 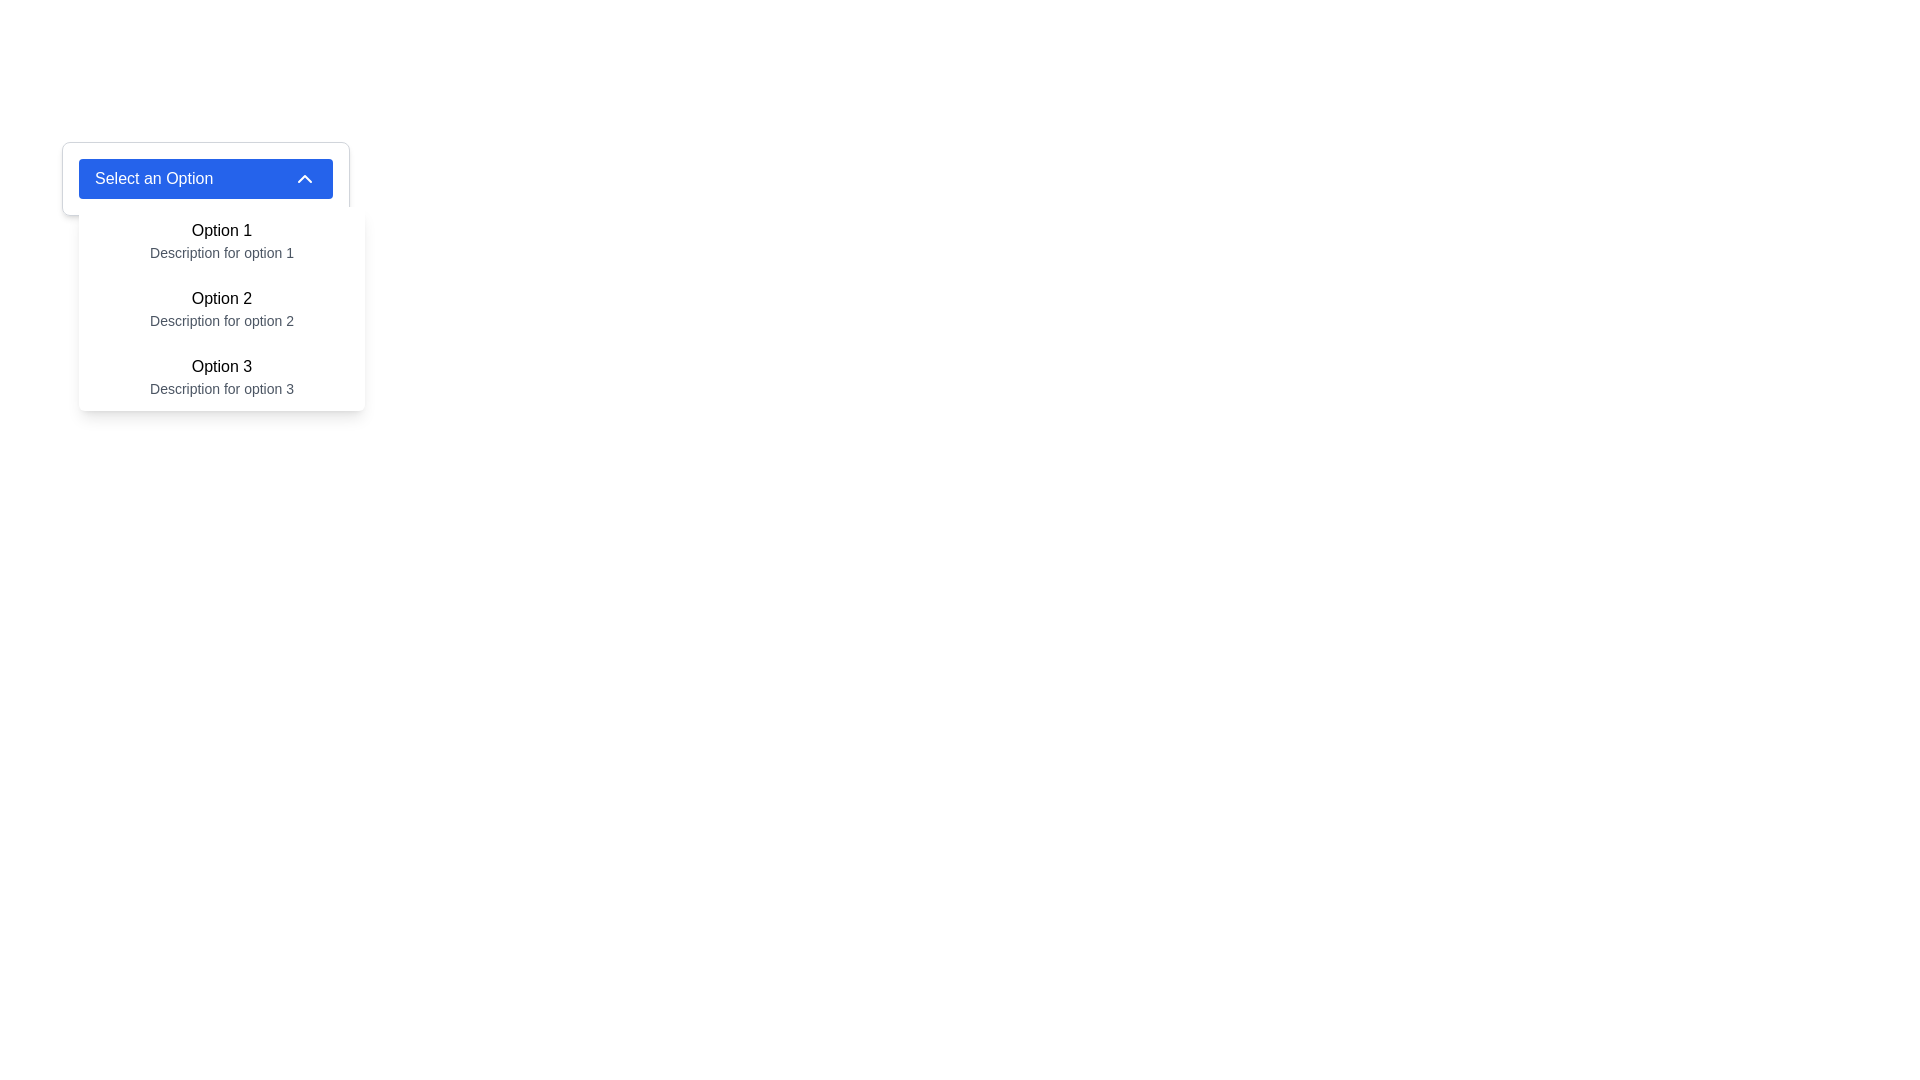 I want to click on the dropdown option labeled 'Option 1', so click(x=221, y=239).